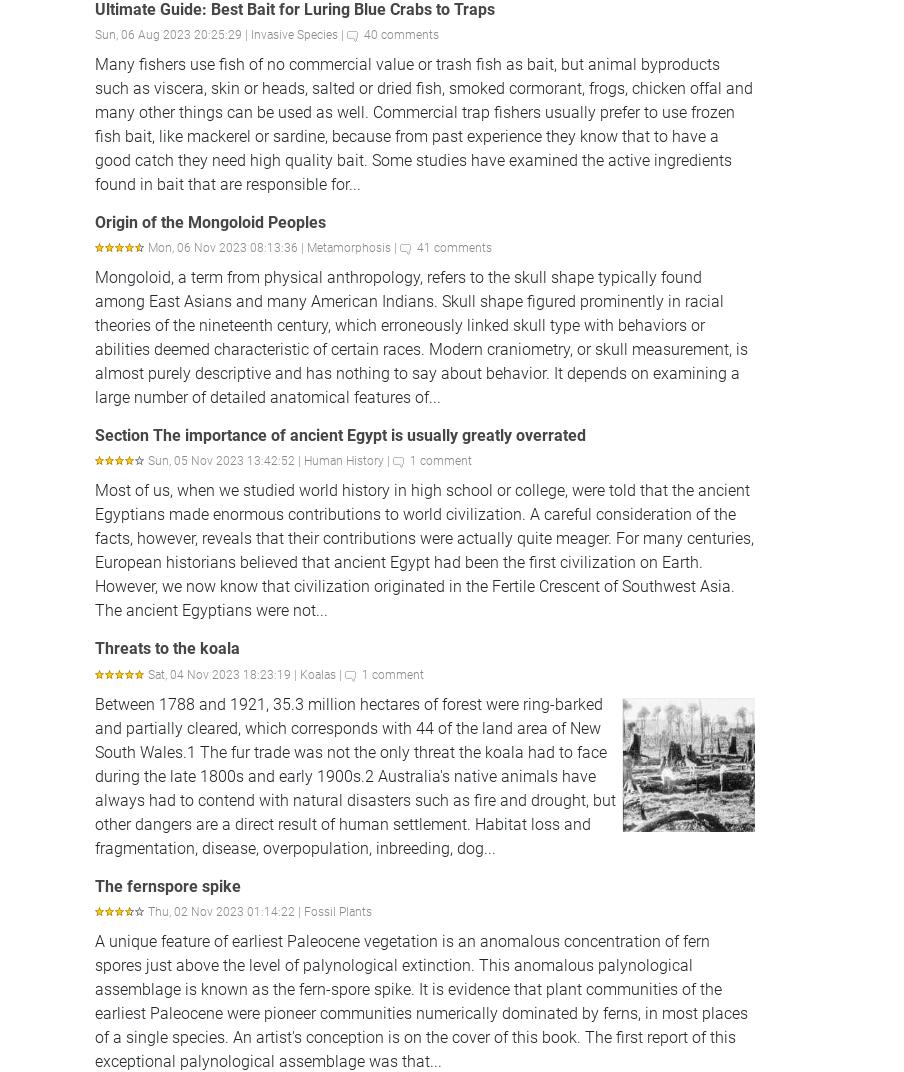 The height and width of the screenshot is (1072, 904). What do you see at coordinates (250, 33) in the screenshot?
I see `'Invasive Species'` at bounding box center [250, 33].